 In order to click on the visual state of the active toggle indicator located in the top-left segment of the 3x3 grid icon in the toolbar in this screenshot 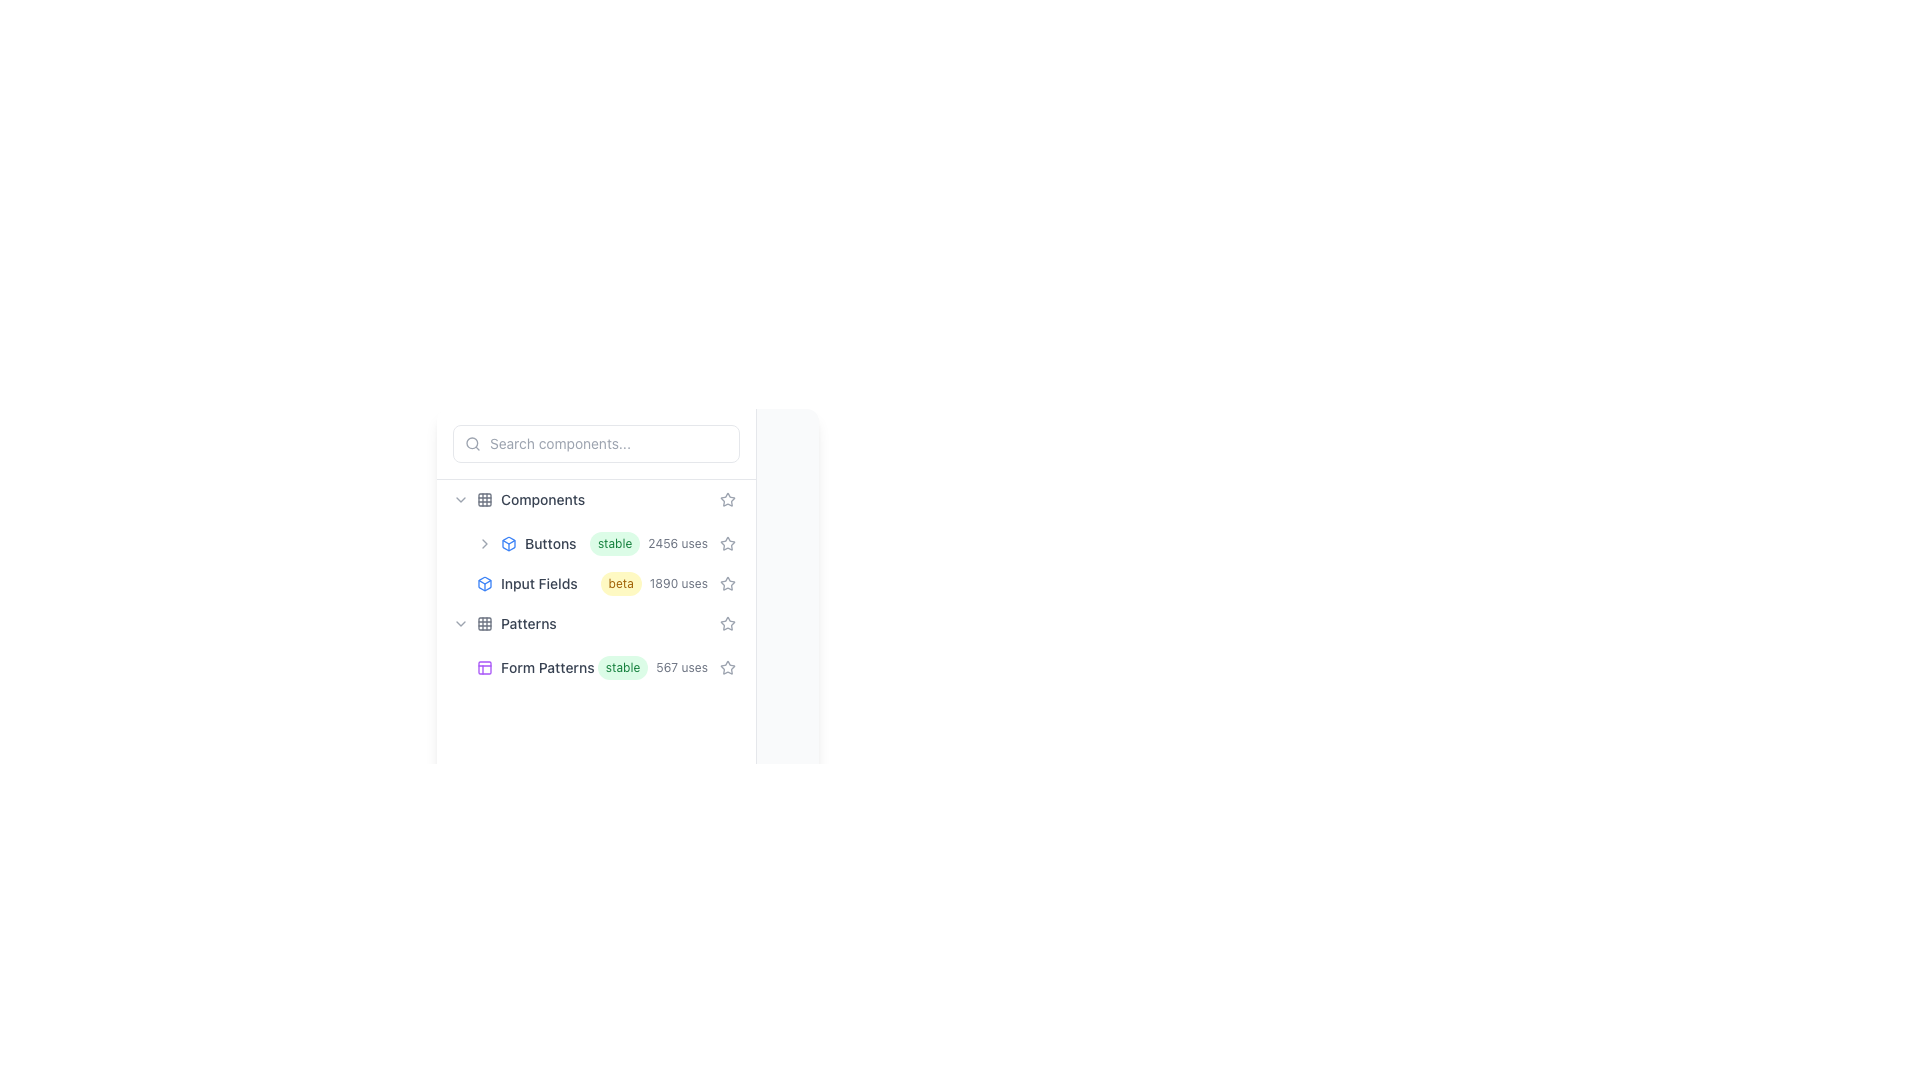, I will do `click(484, 499)`.